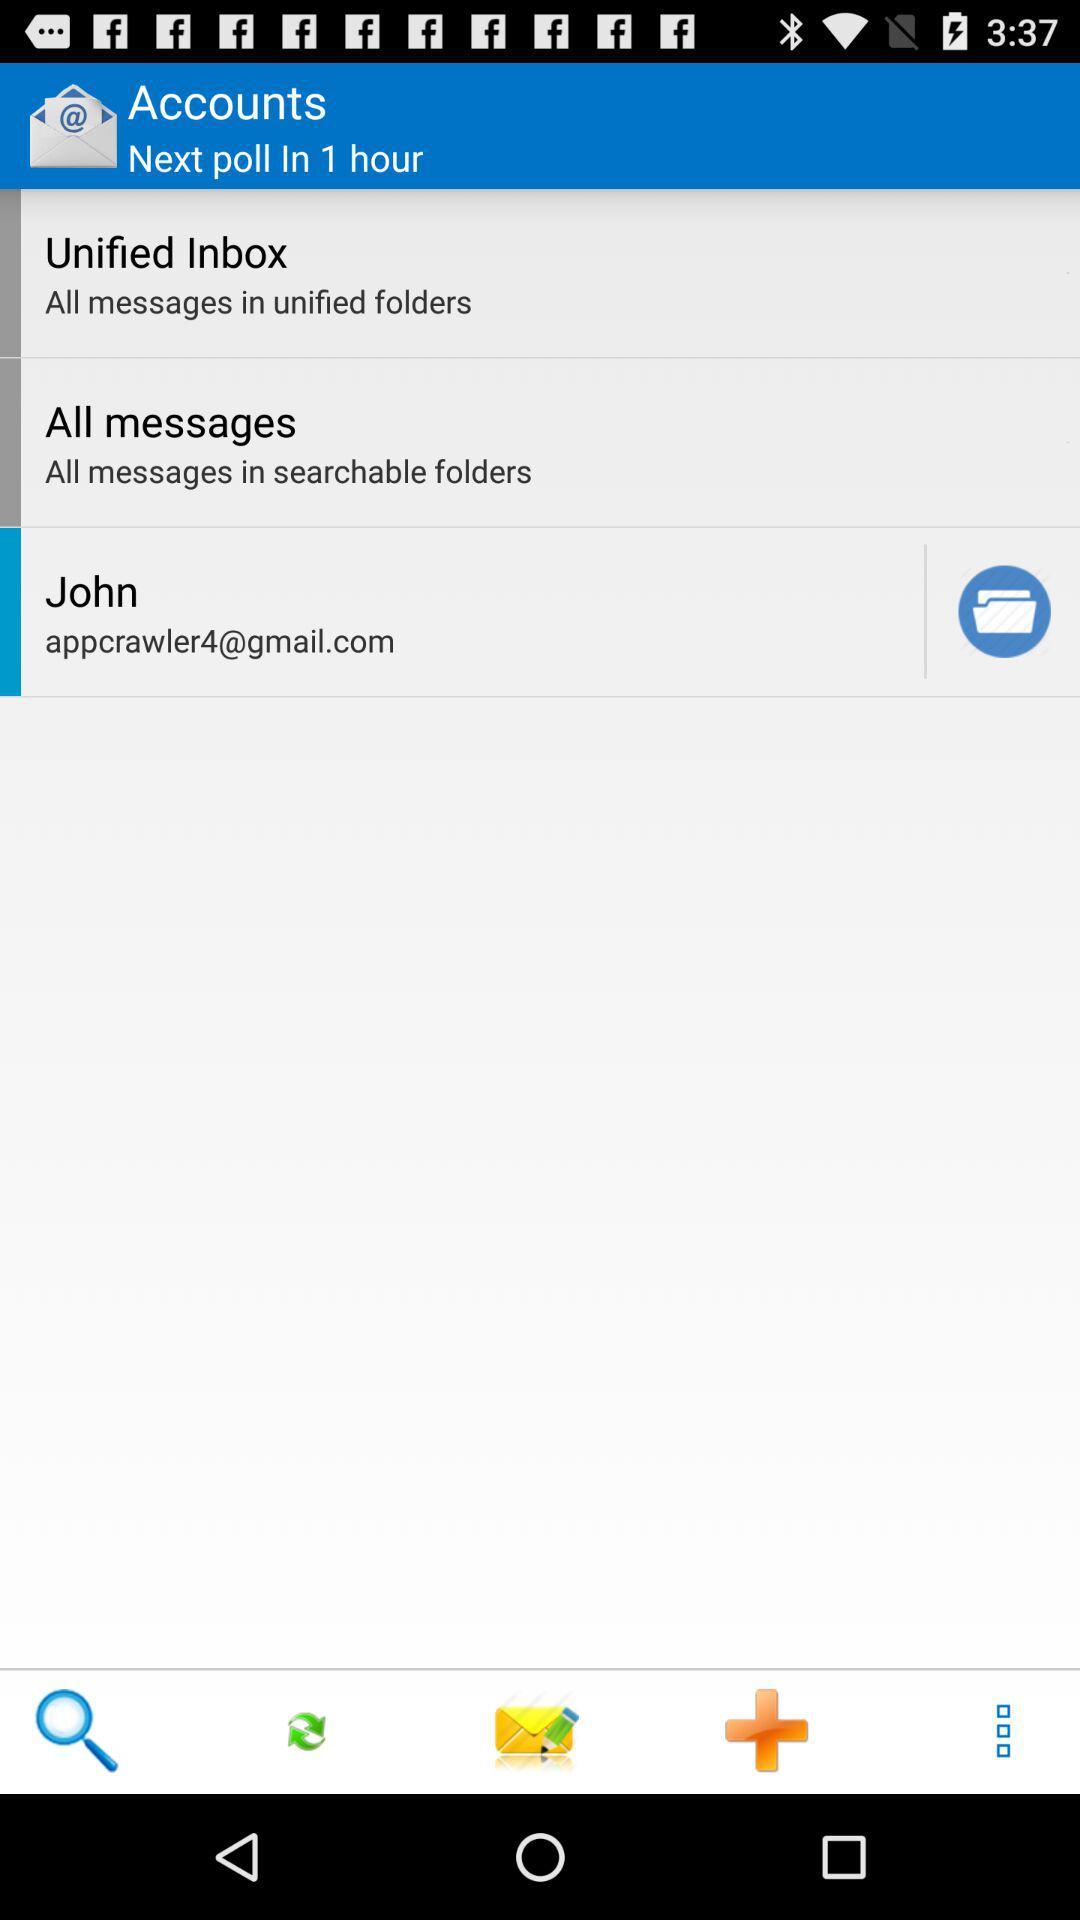 This screenshot has width=1080, height=1920. I want to click on the app above the all messages in app, so click(1067, 272).